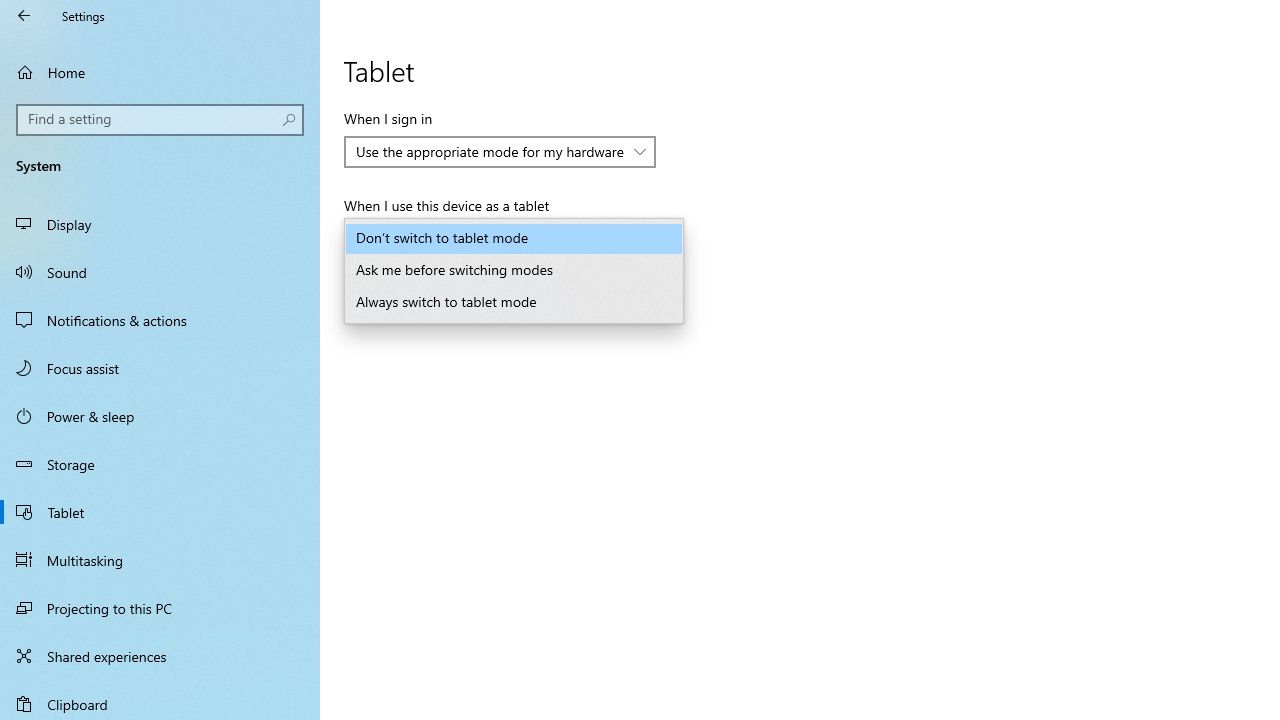 This screenshot has height=720, width=1280. I want to click on 'Tablet', so click(160, 510).